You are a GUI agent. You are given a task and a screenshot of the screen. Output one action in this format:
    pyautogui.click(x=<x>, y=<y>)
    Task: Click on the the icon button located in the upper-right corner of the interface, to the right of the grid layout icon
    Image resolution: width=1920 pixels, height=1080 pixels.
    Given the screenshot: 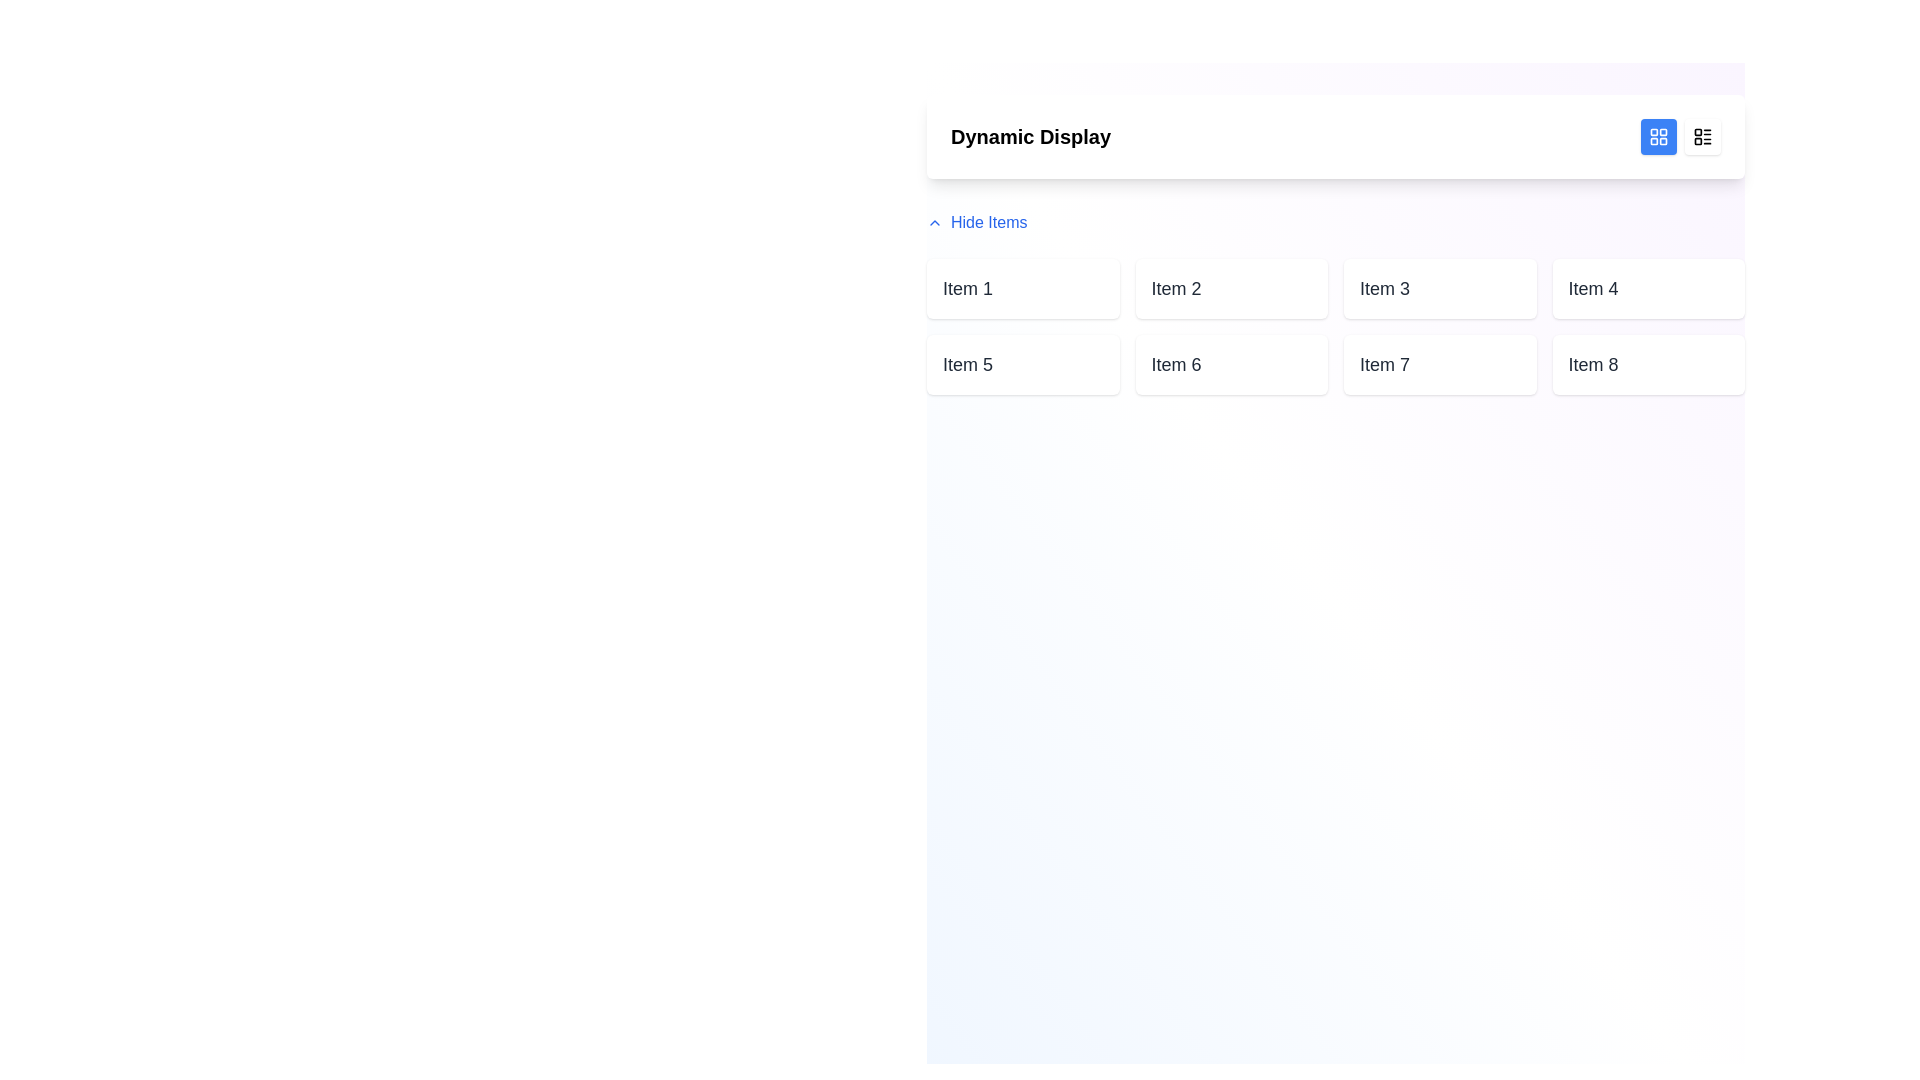 What is the action you would take?
    pyautogui.click(x=1702, y=136)
    